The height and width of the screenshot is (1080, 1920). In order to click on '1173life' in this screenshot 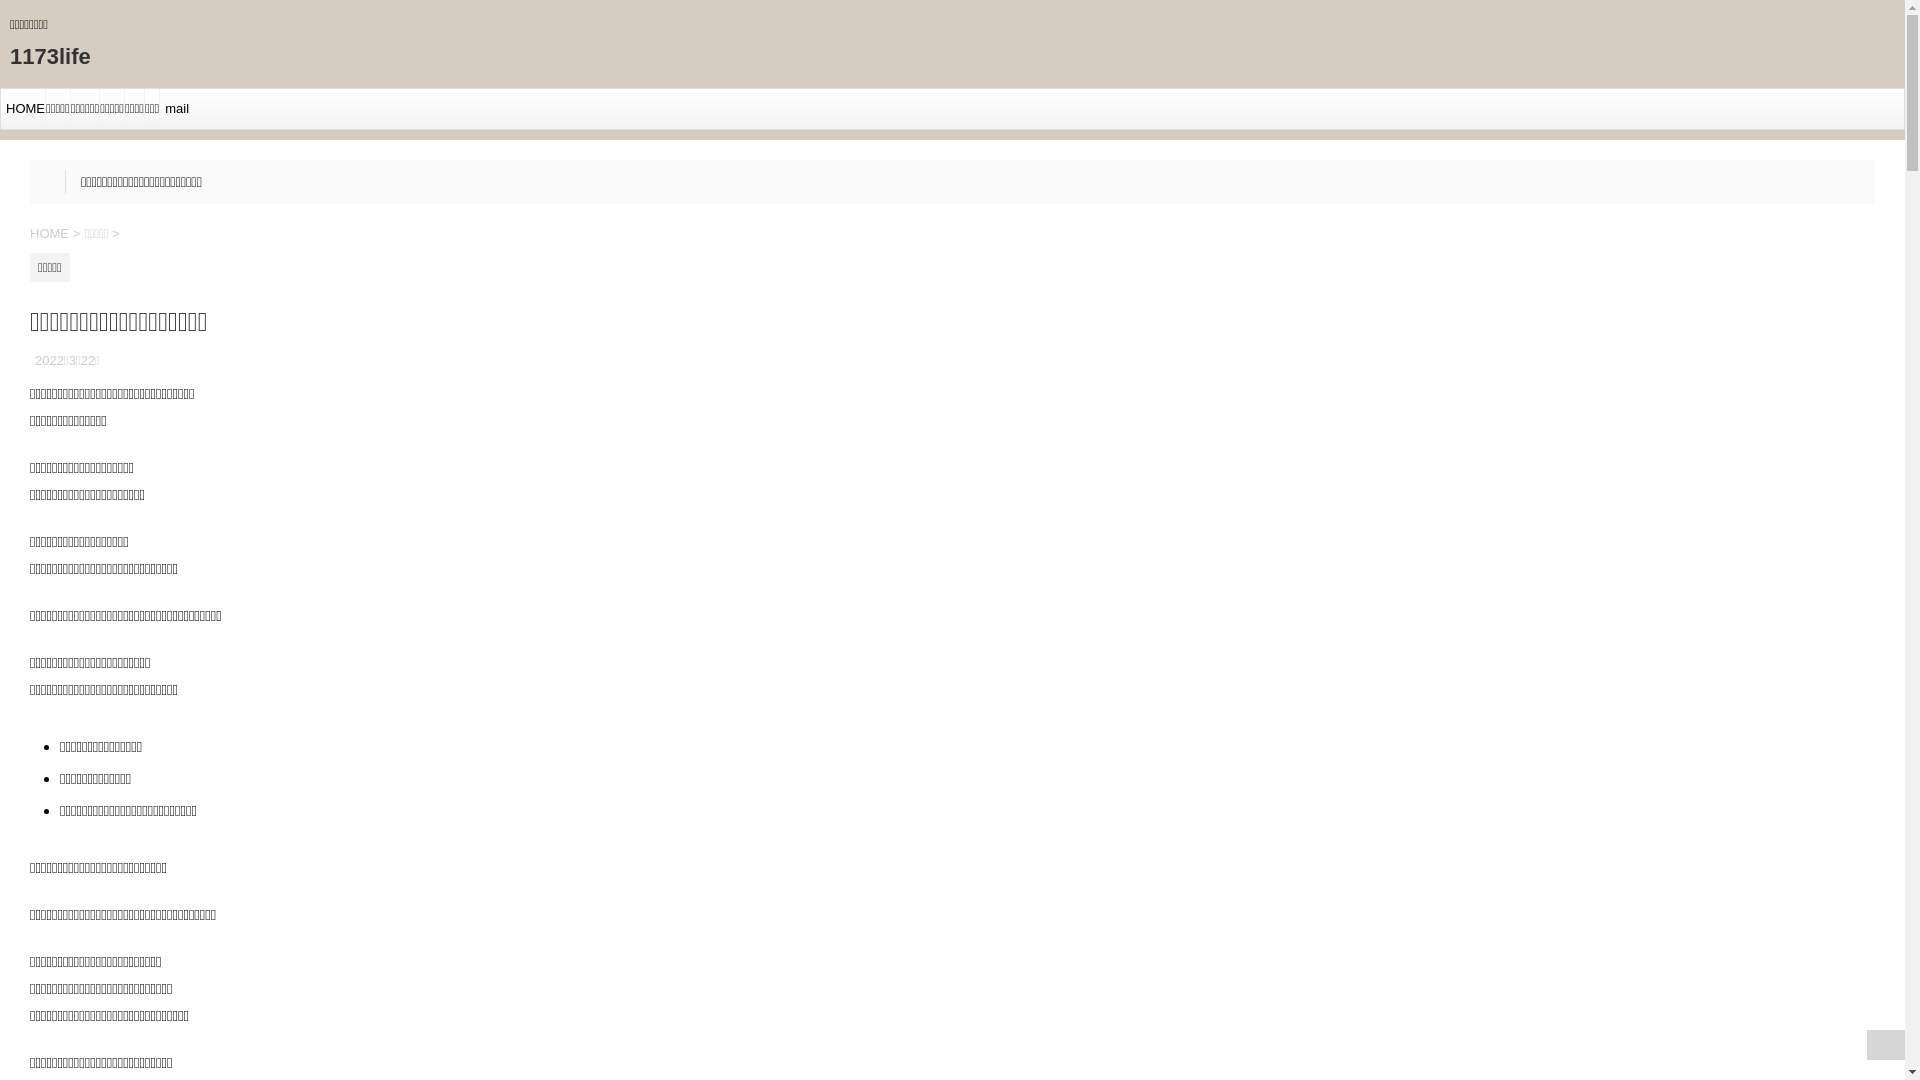, I will do `click(50, 55)`.